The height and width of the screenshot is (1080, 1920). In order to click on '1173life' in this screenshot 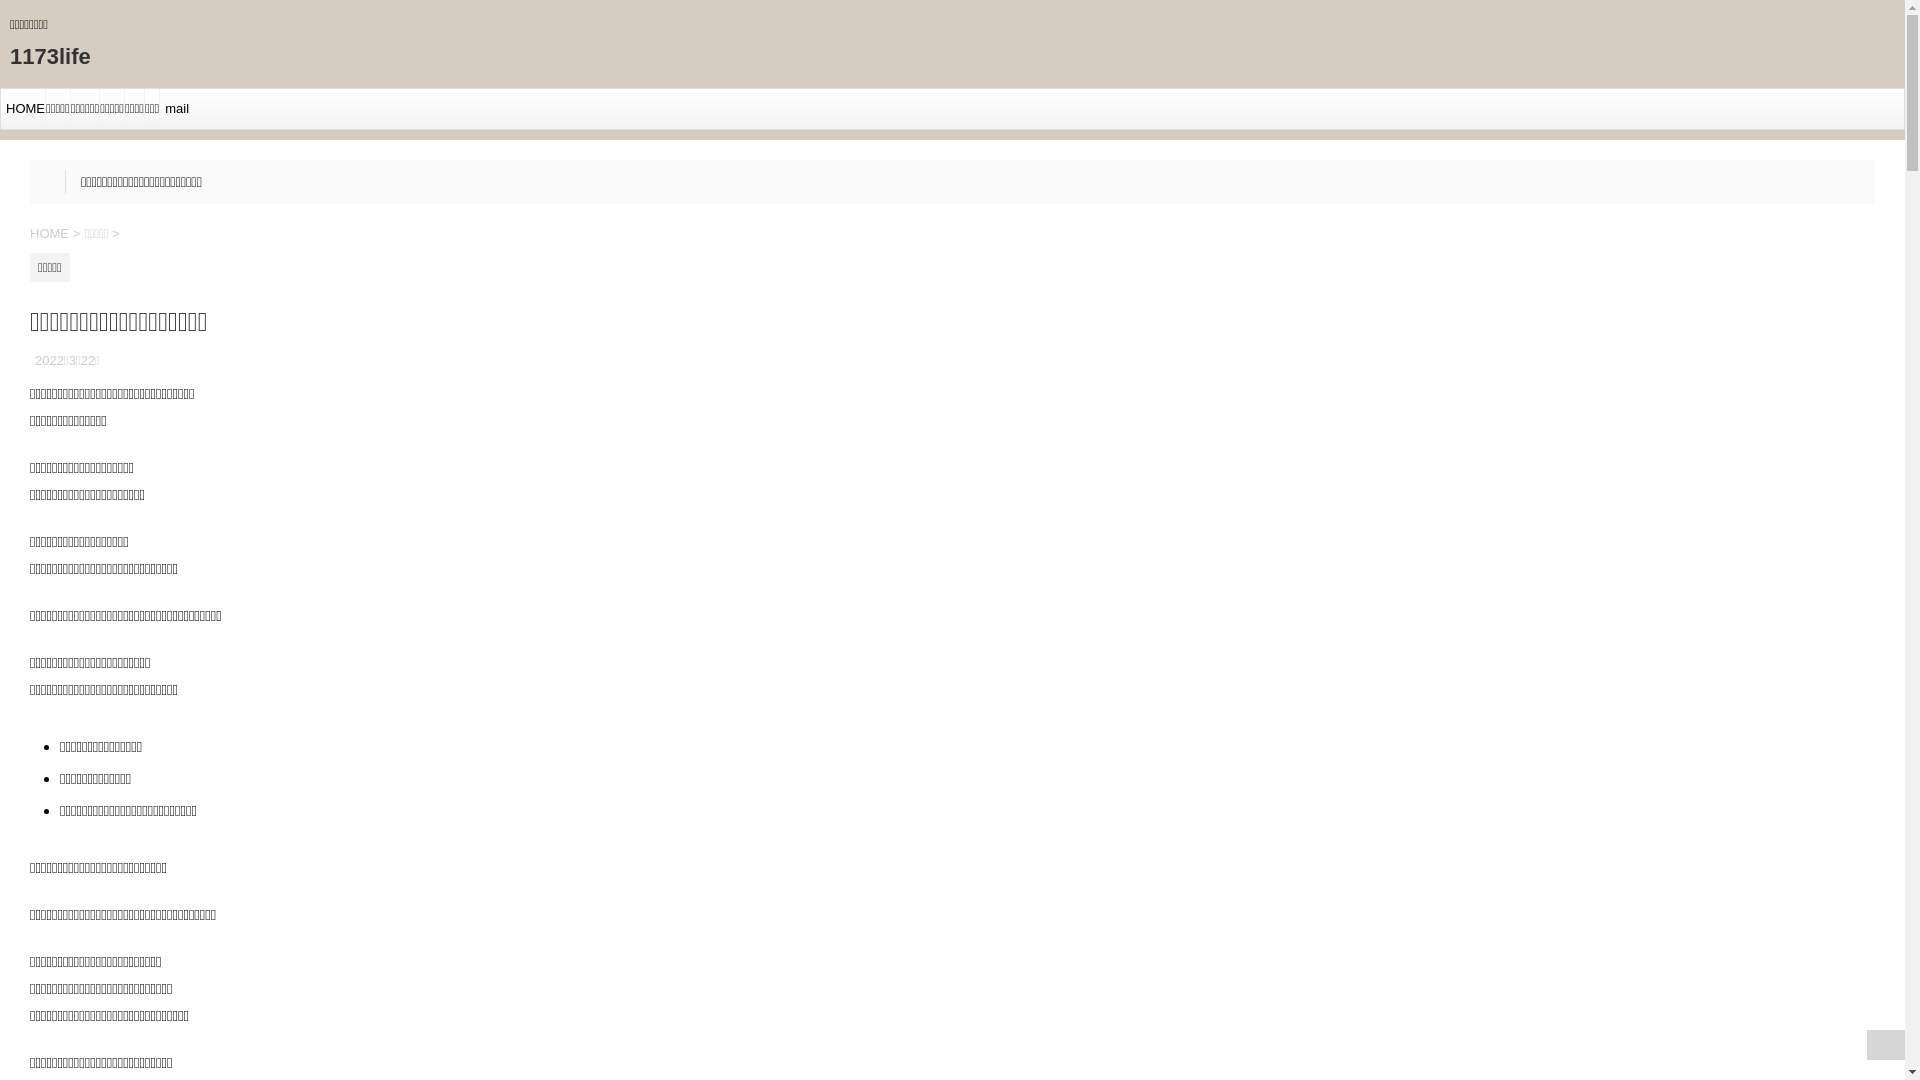, I will do `click(50, 55)`.